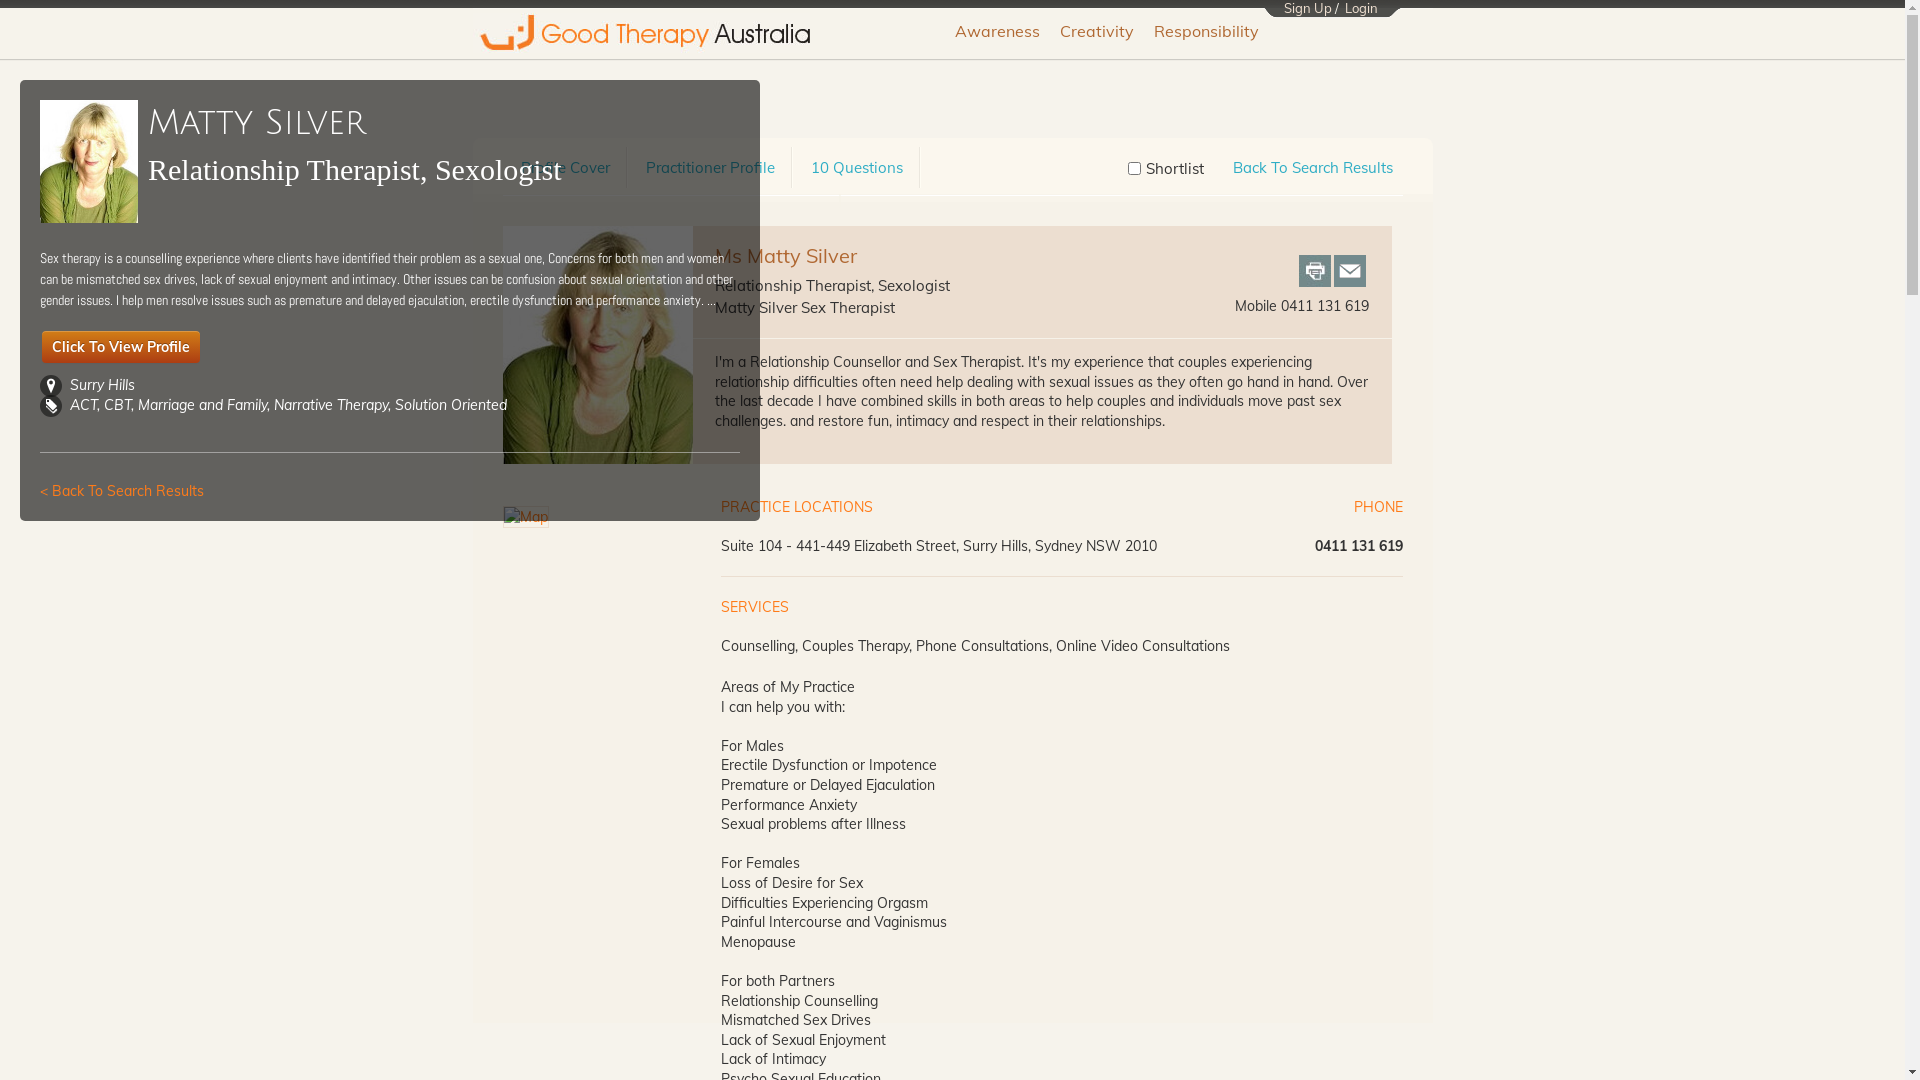  I want to click on 'Responsibility', so click(1205, 33).